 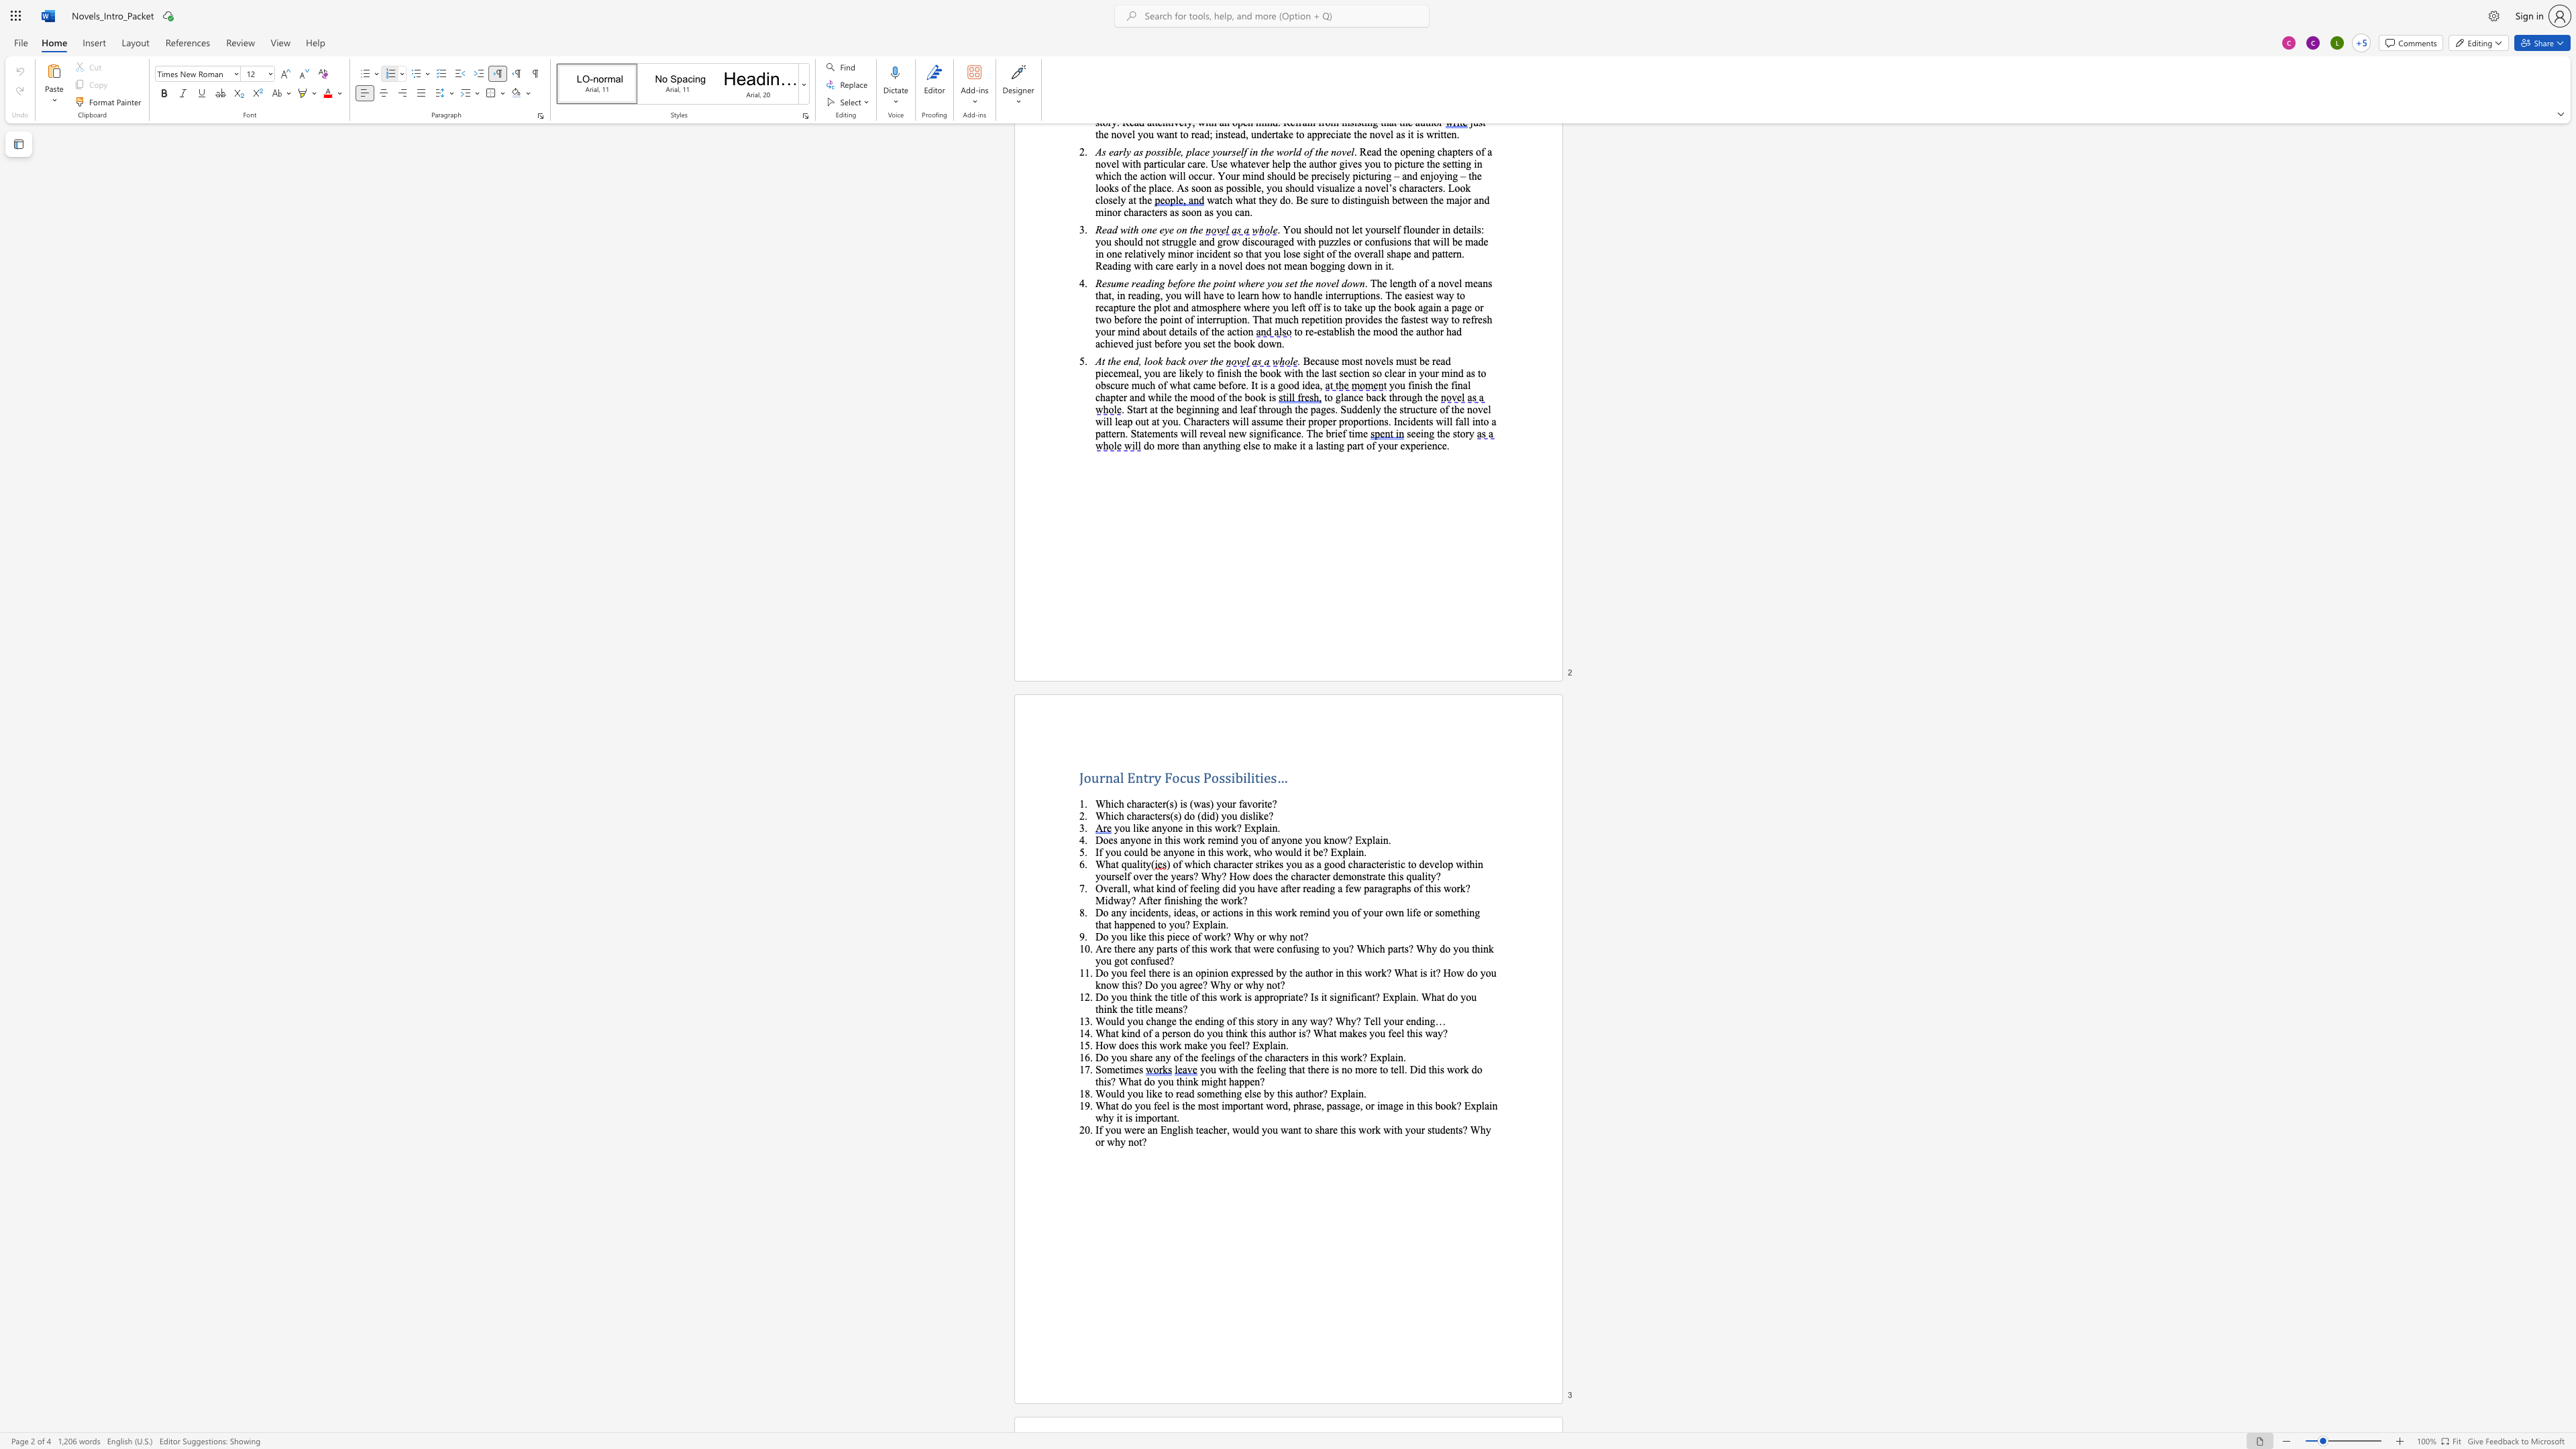 What do you see at coordinates (1271, 1092) in the screenshot?
I see `the 2th character "y" in the text` at bounding box center [1271, 1092].